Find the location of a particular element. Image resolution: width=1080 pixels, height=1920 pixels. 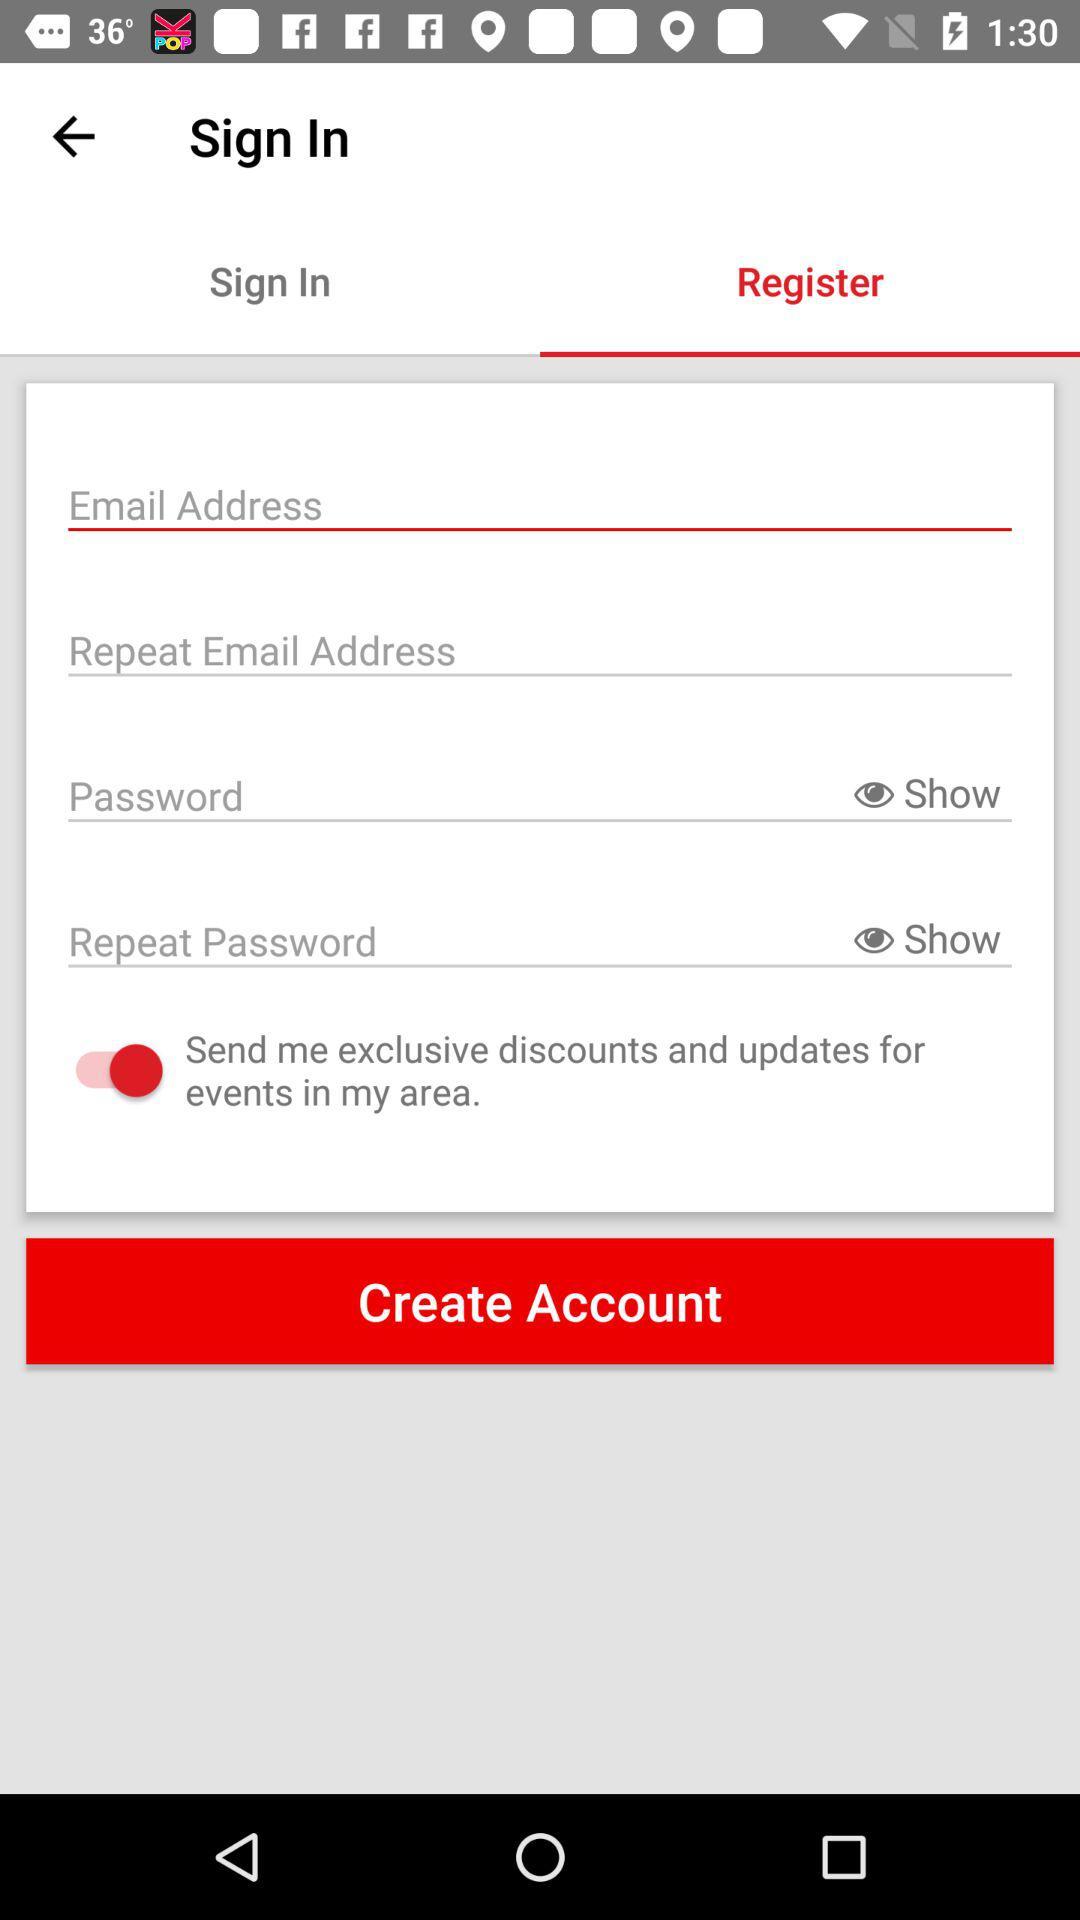

previous is located at coordinates (72, 135).